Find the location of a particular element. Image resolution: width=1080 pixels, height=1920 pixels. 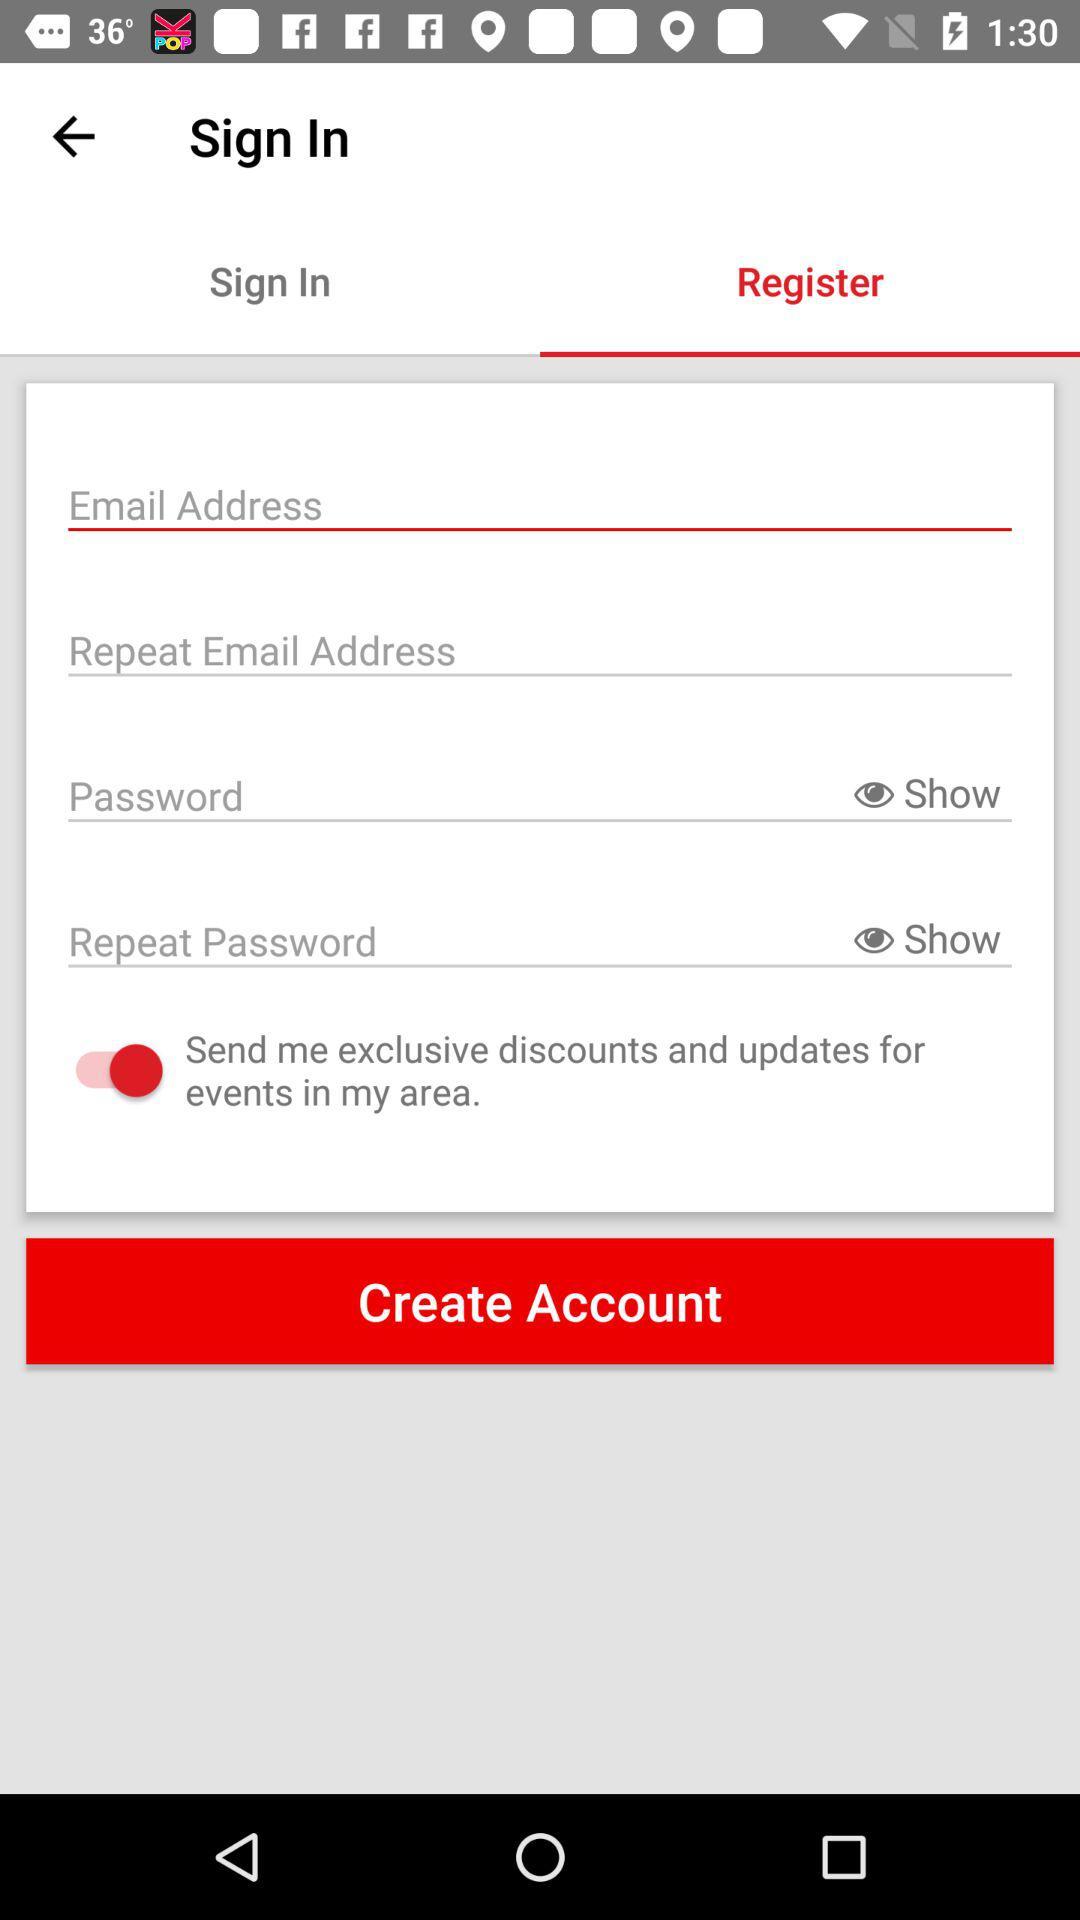

previous is located at coordinates (72, 135).